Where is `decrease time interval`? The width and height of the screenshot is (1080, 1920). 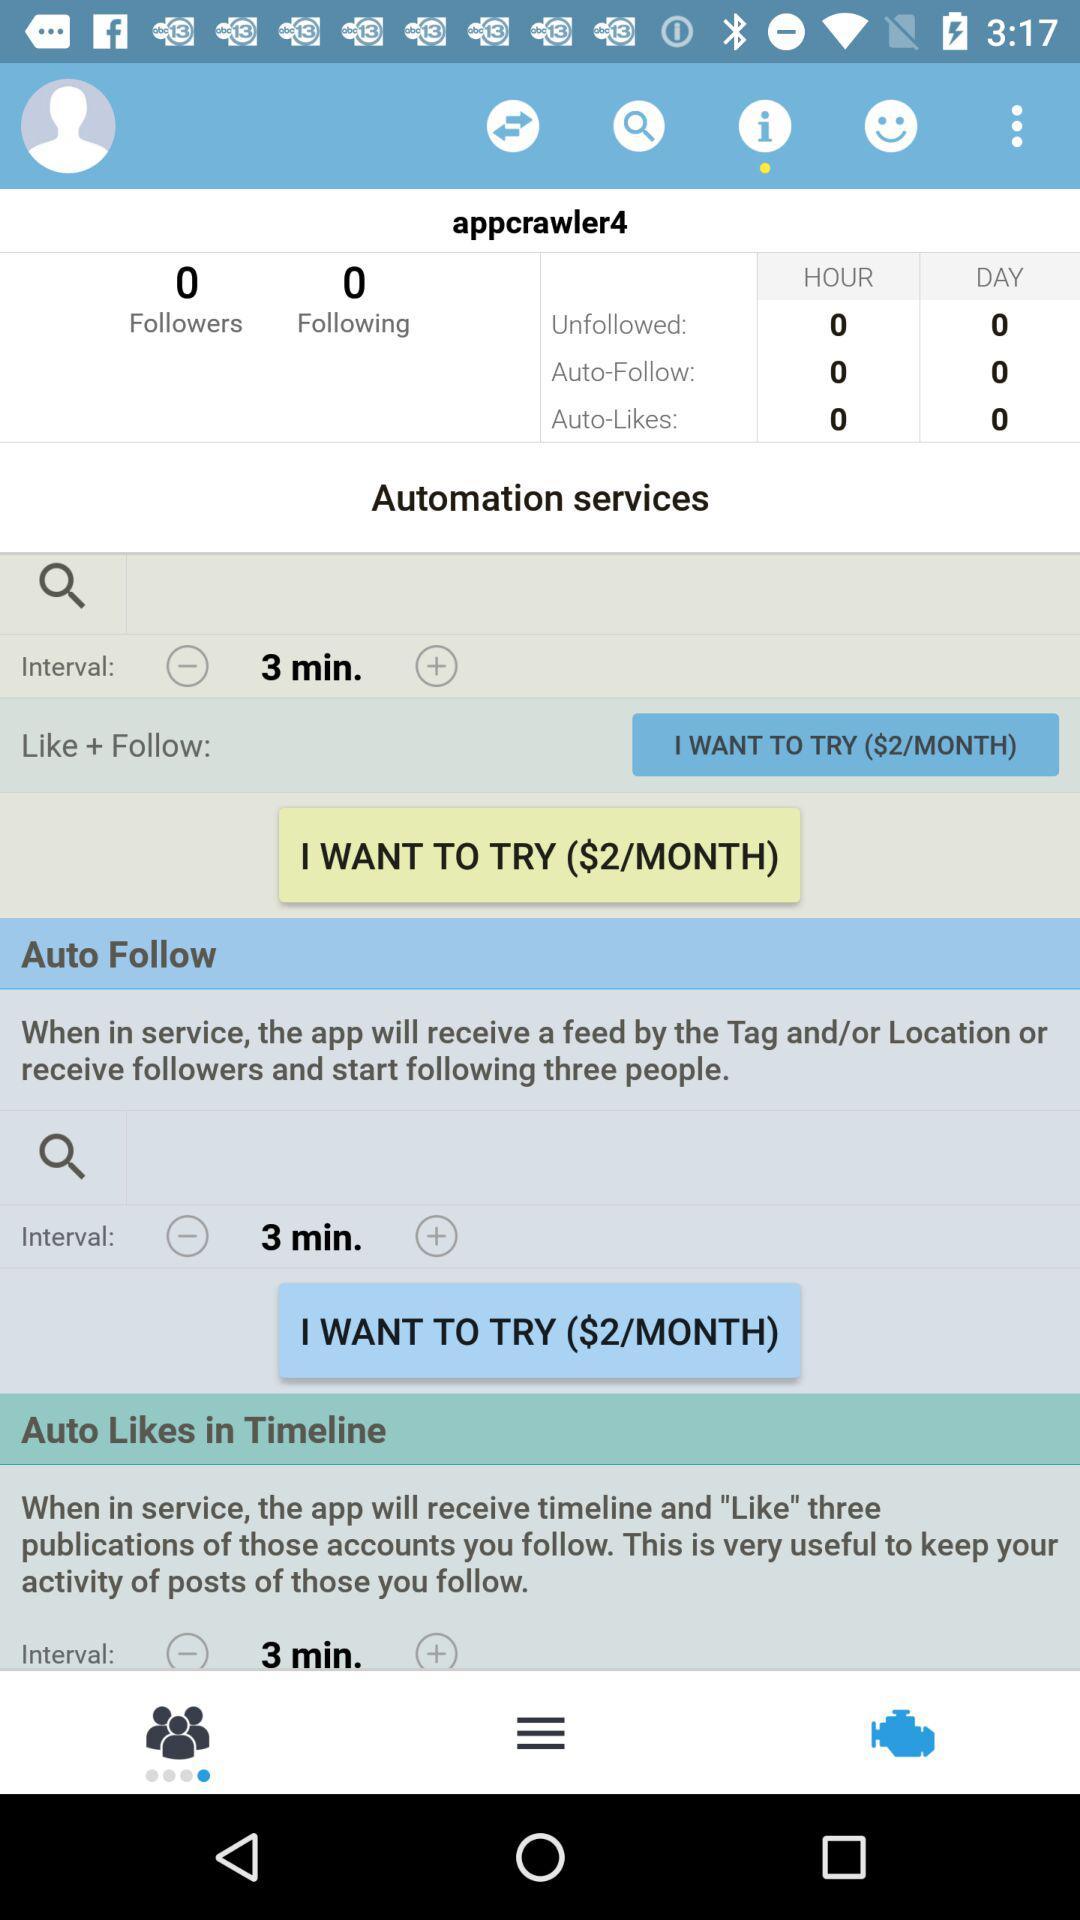
decrease time interval is located at coordinates (187, 666).